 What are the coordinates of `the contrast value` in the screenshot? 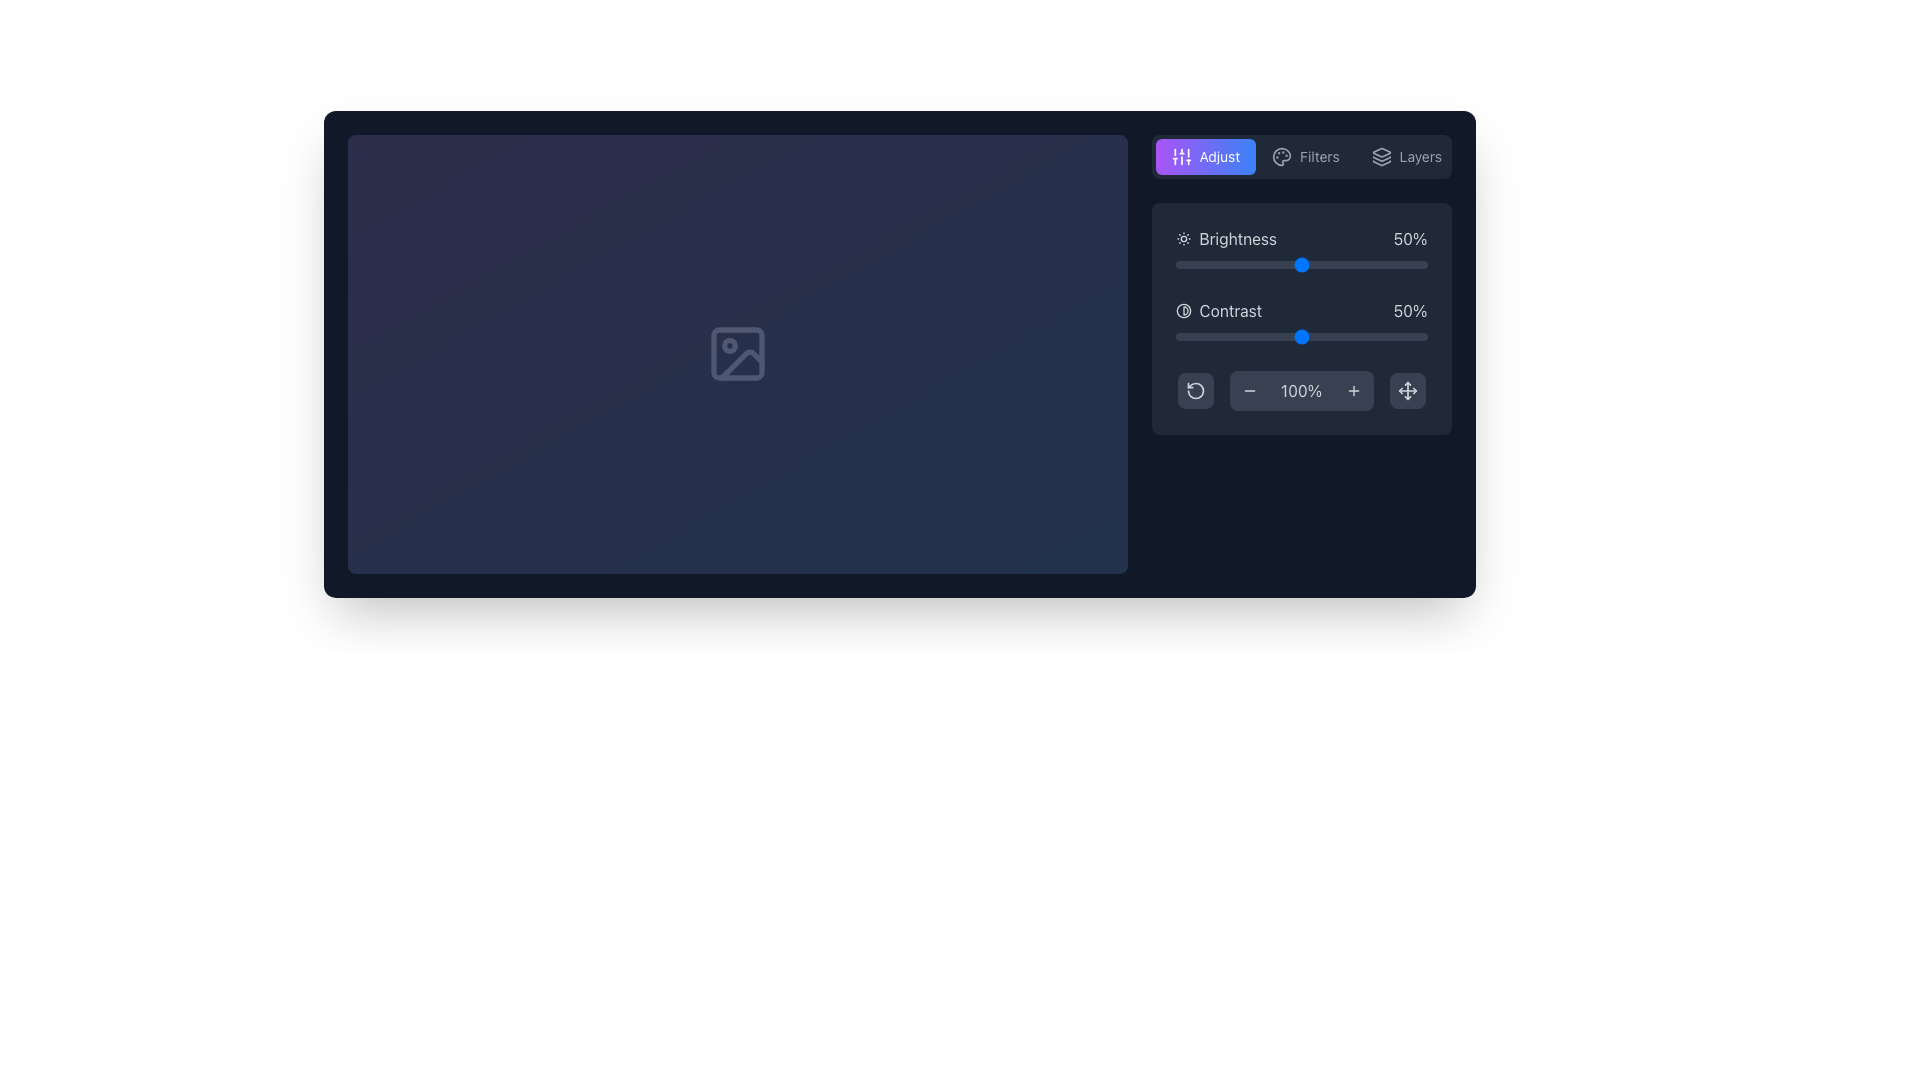 It's located at (1346, 335).